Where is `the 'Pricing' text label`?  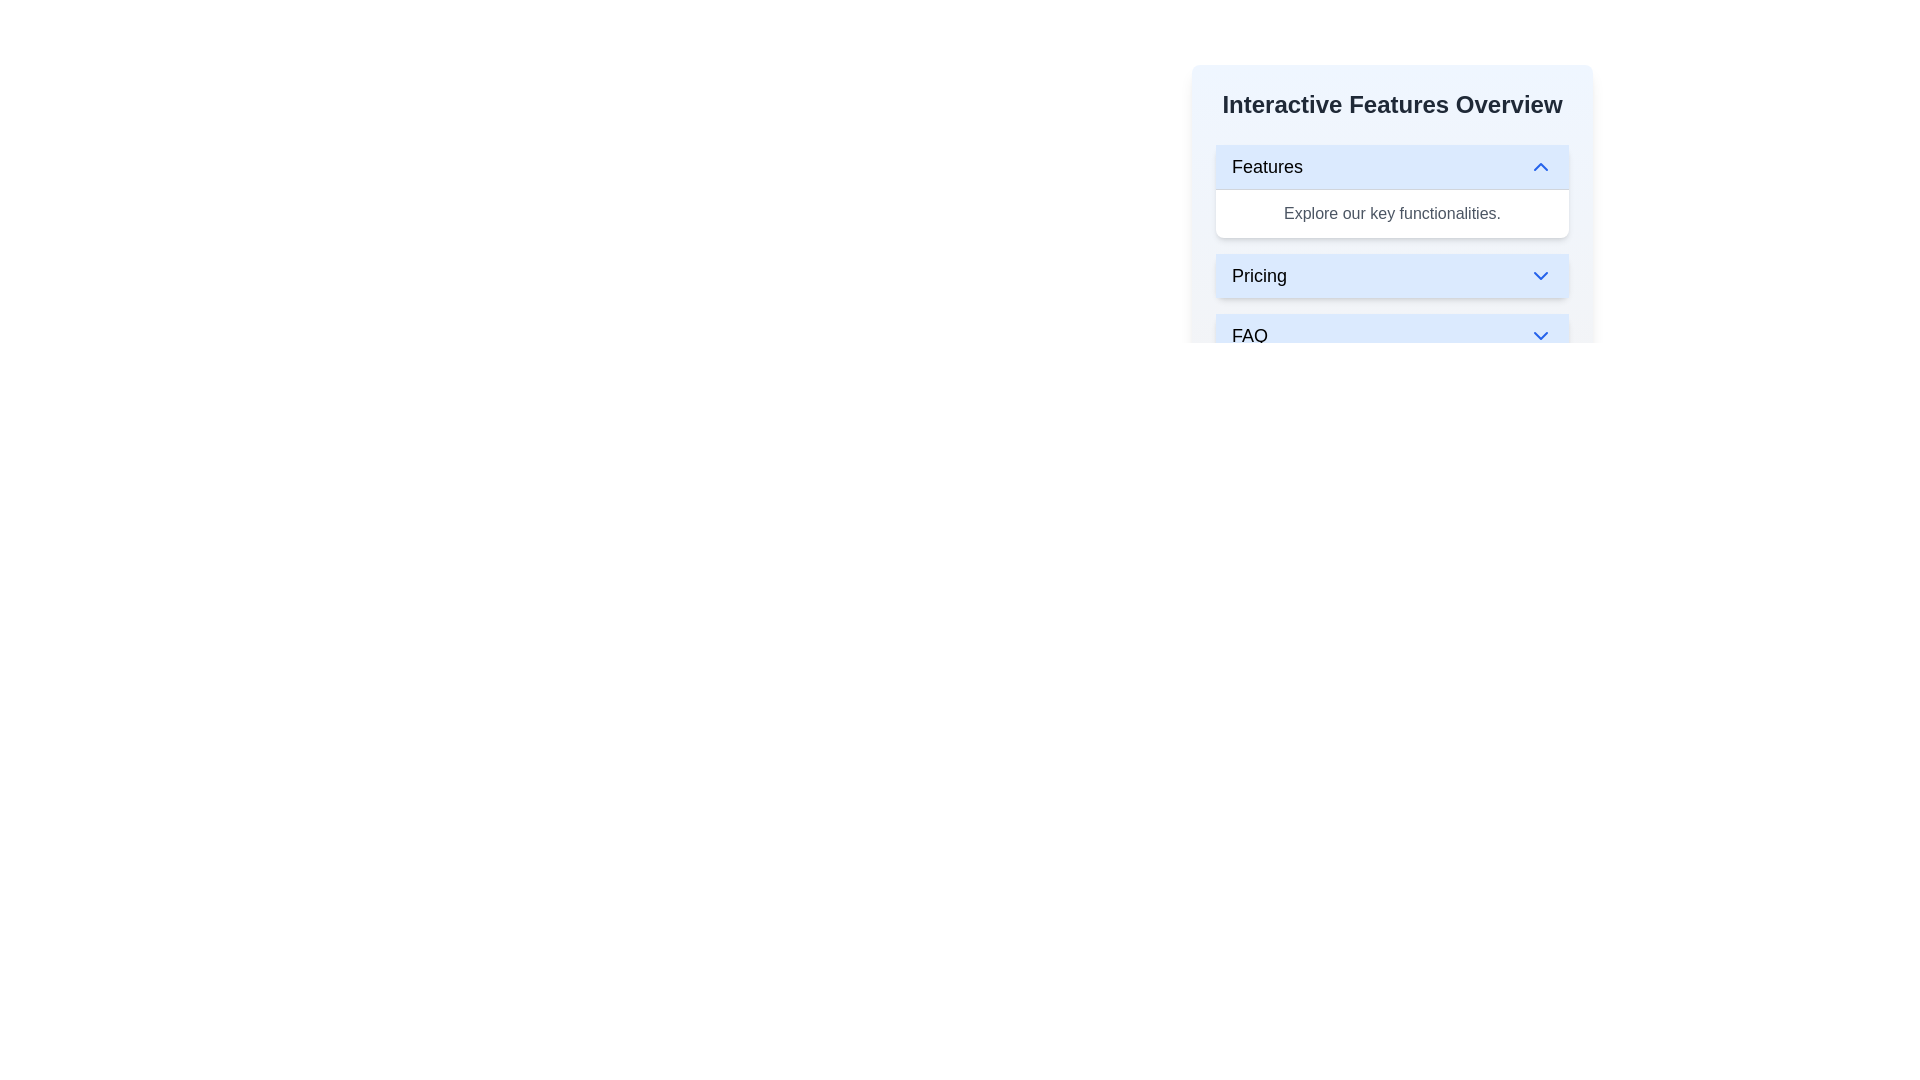
the 'Pricing' text label is located at coordinates (1258, 276).